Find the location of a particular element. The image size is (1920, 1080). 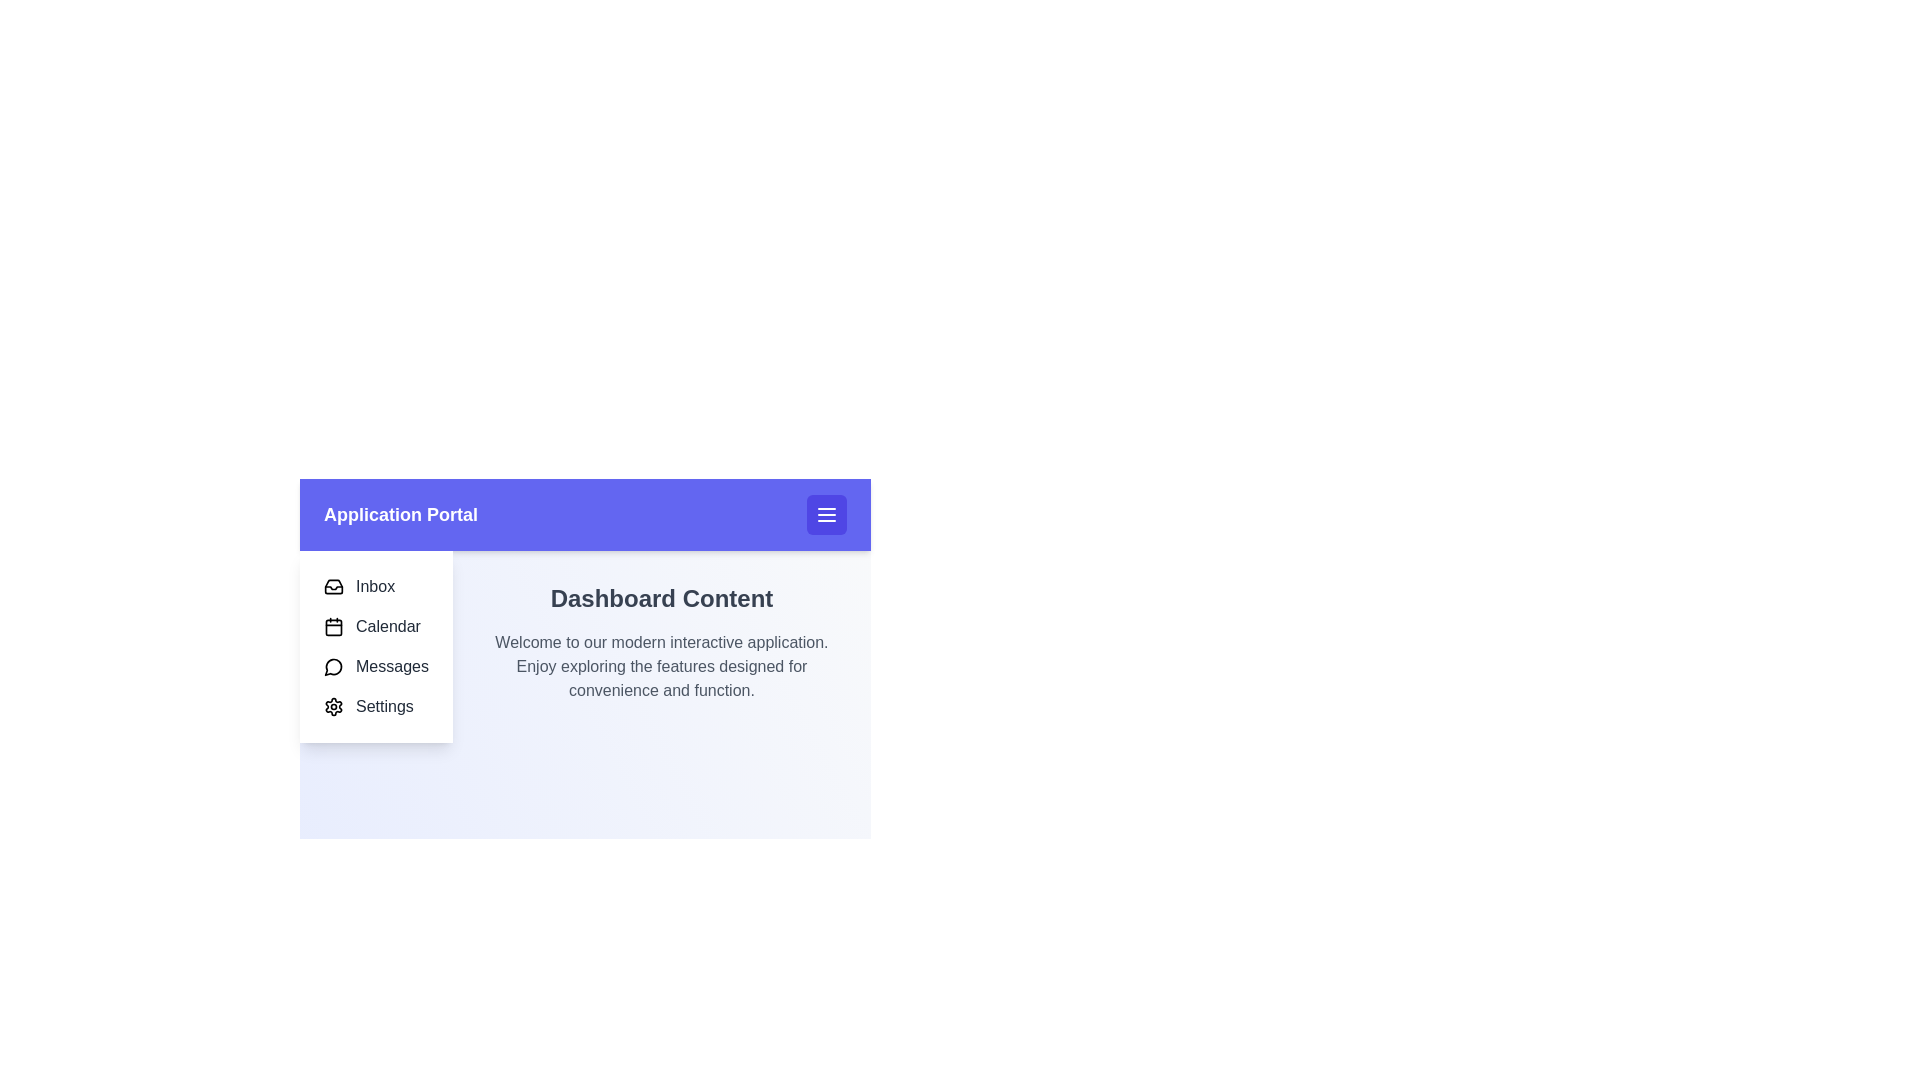

the 'Messages' label in the vertical navigation menu, which is the third label below 'Calendar' and above 'Settings', aligned with a speech bubble icon is located at coordinates (392, 667).